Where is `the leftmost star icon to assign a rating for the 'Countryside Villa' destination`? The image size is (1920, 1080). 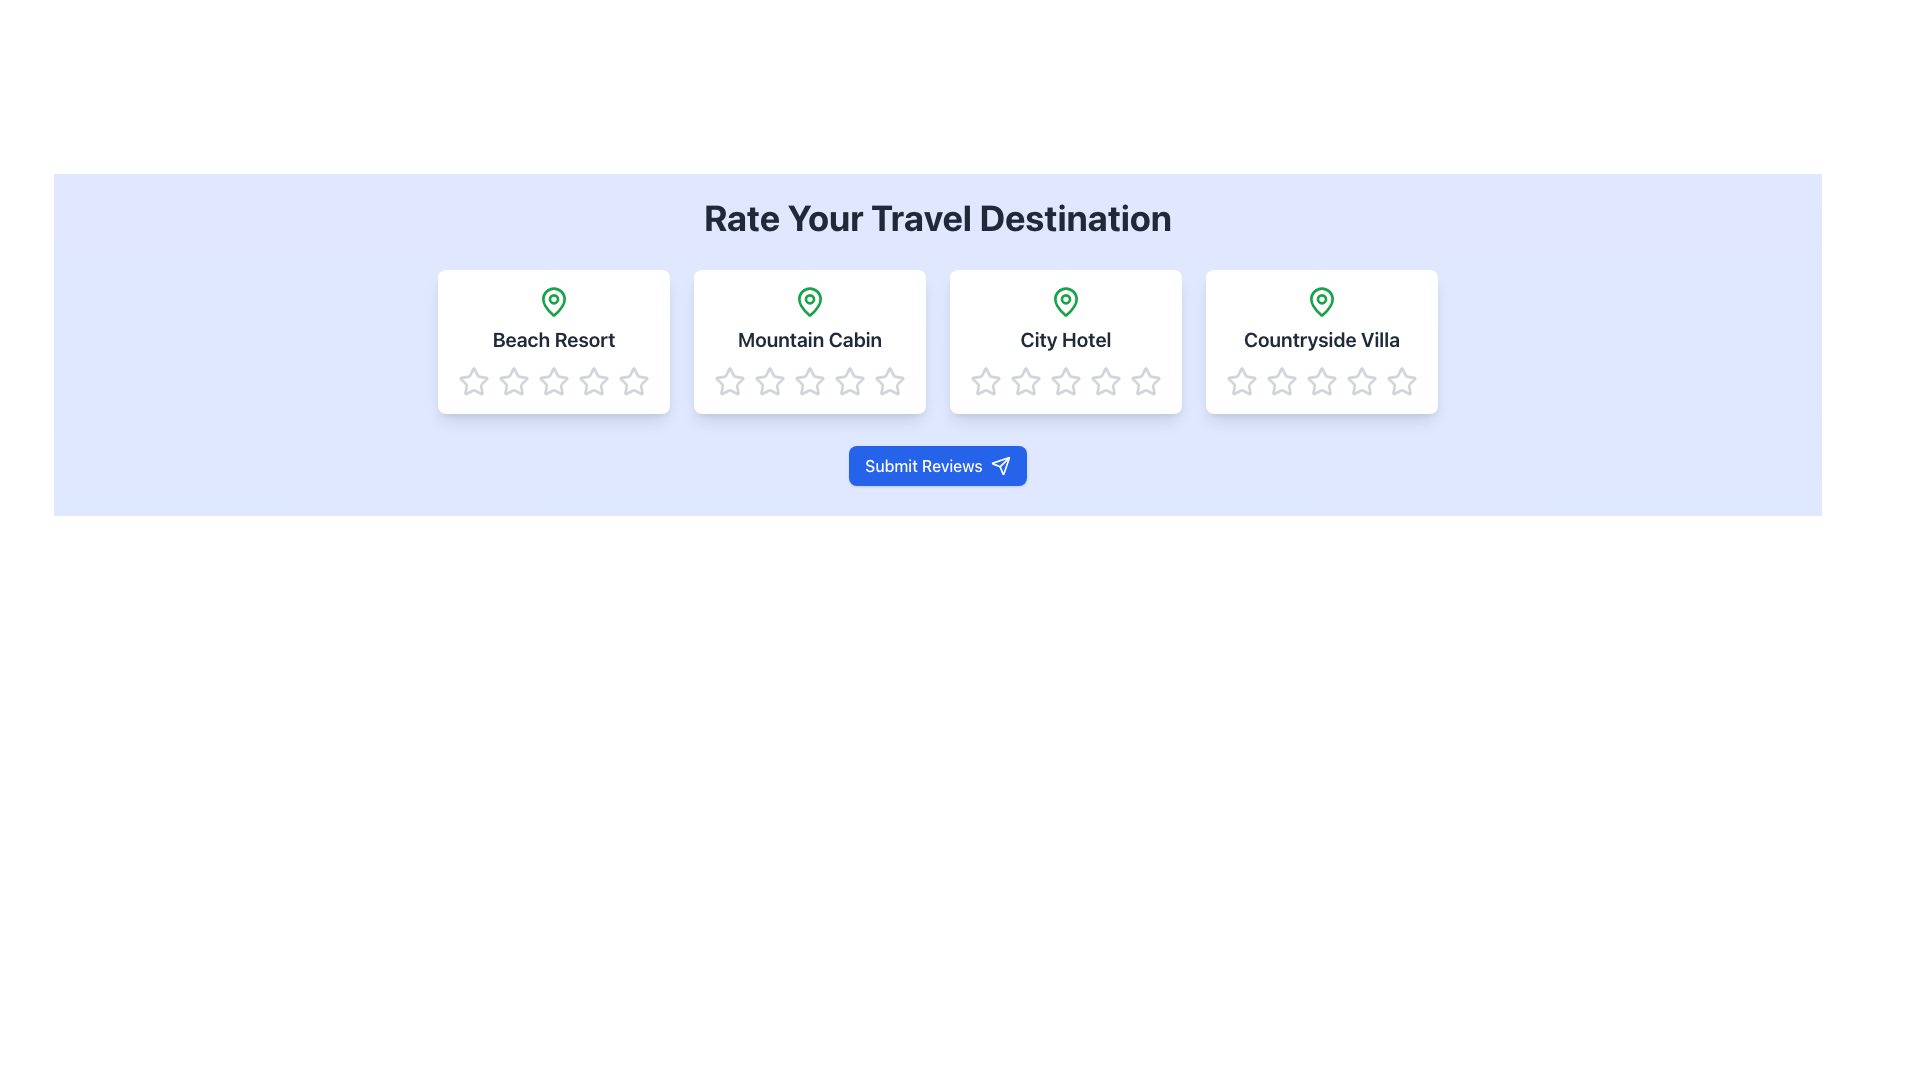
the leftmost star icon to assign a rating for the 'Countryside Villa' destination is located at coordinates (1281, 381).